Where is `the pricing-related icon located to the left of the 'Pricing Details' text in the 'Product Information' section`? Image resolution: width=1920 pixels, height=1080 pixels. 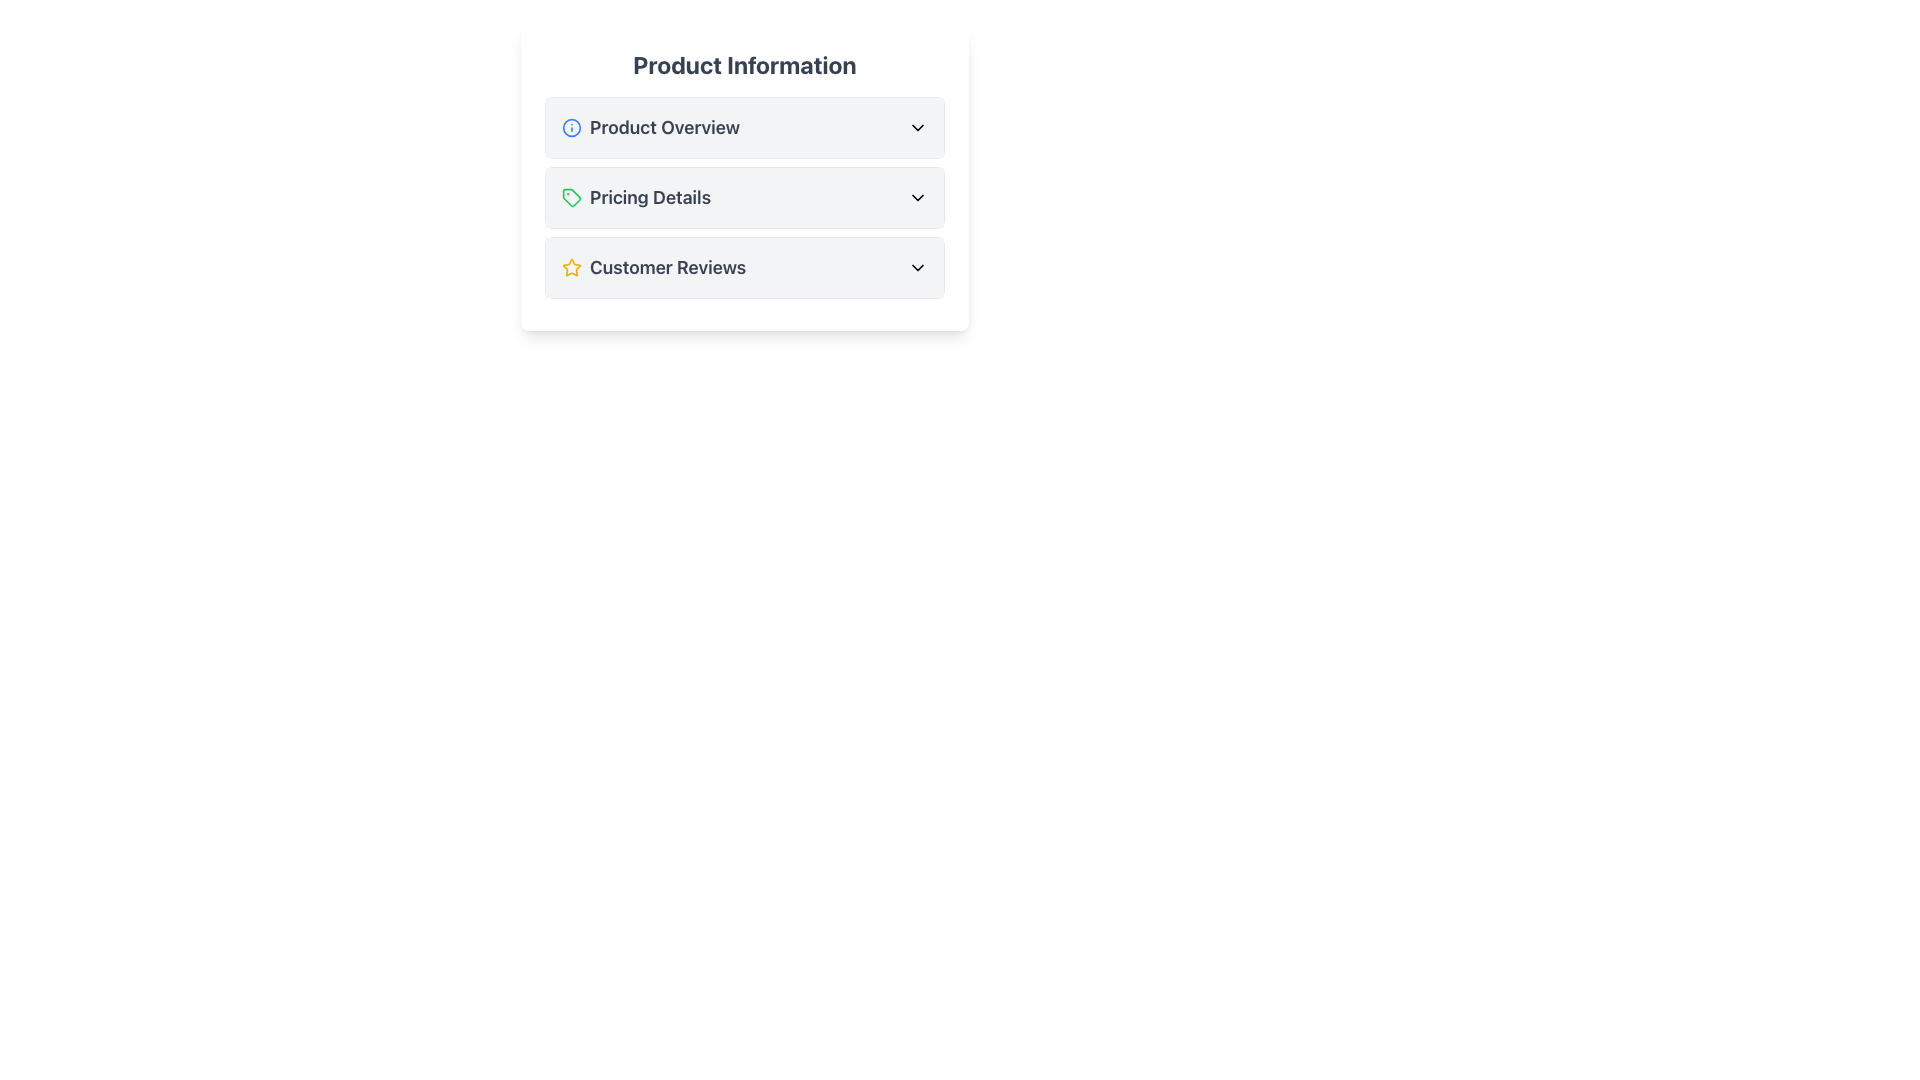 the pricing-related icon located to the left of the 'Pricing Details' text in the 'Product Information' section is located at coordinates (570, 197).